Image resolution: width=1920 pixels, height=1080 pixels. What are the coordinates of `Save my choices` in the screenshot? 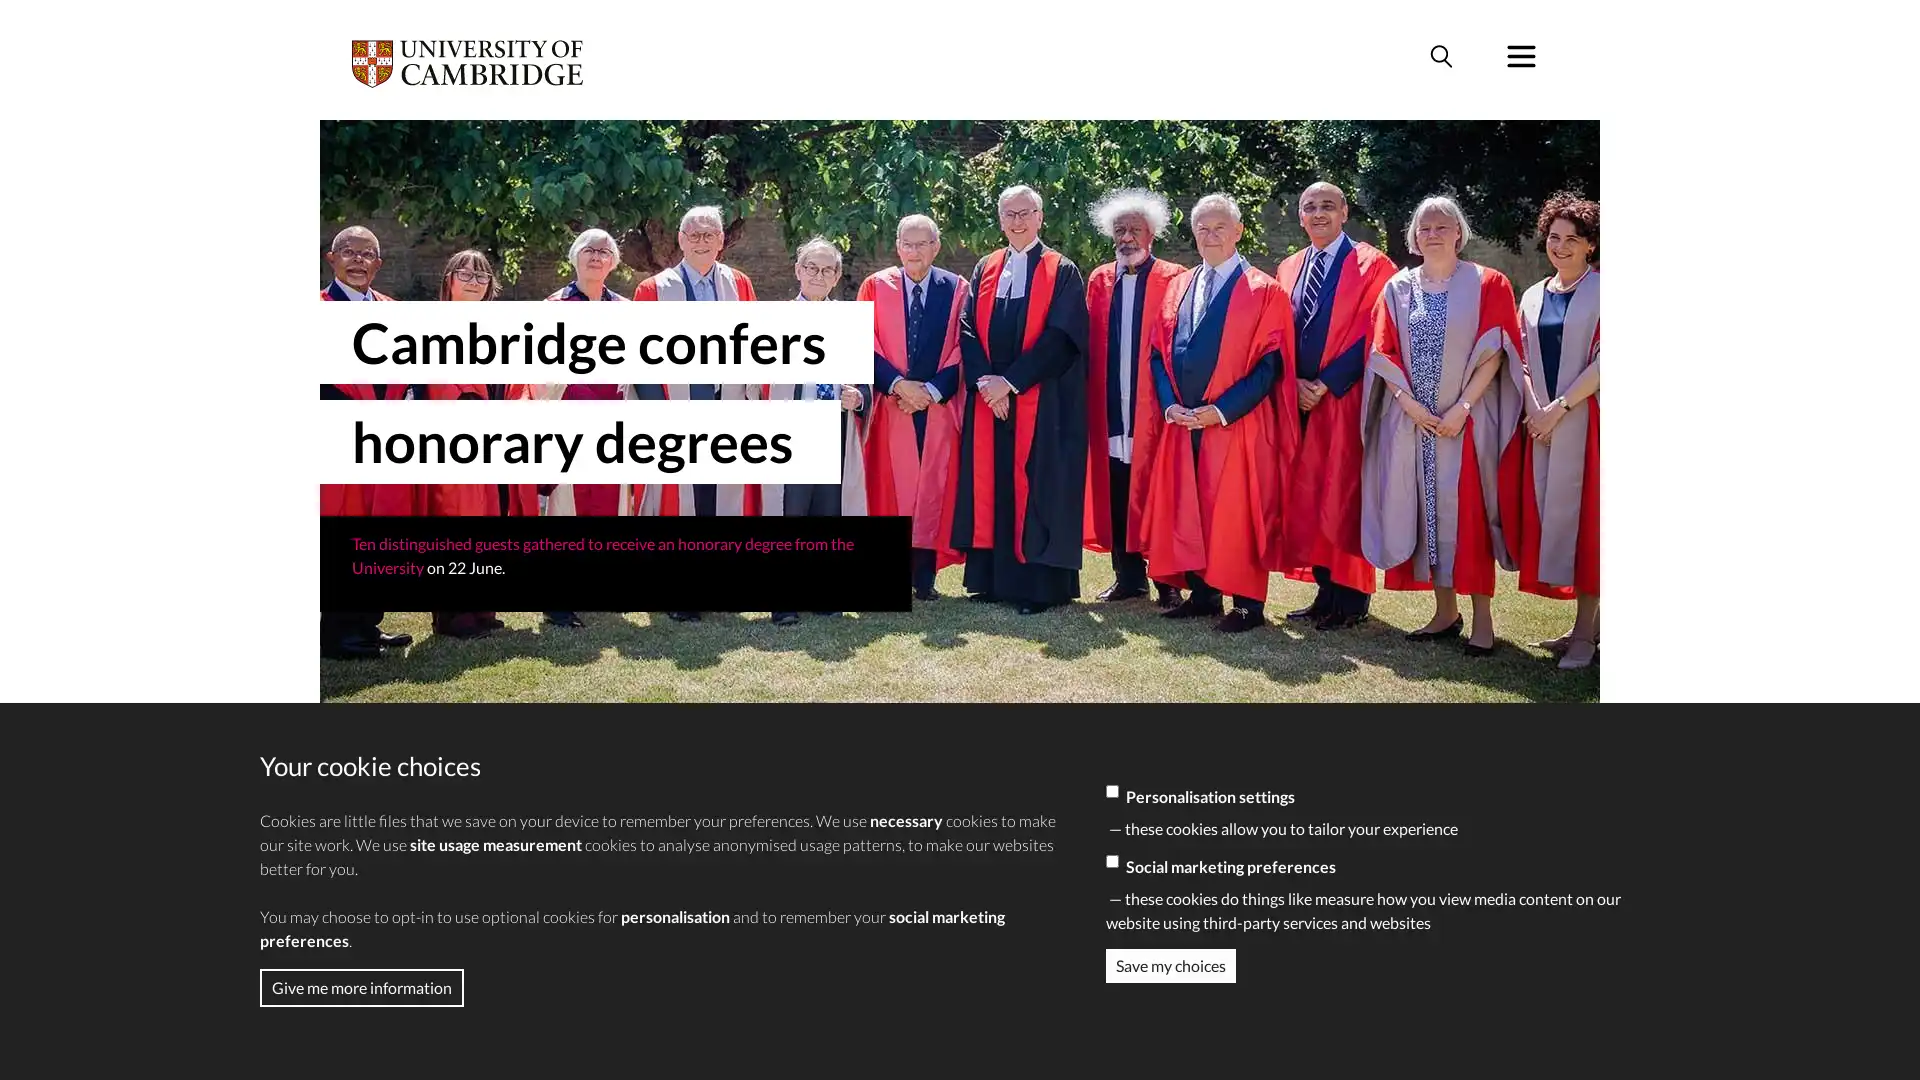 It's located at (1170, 964).